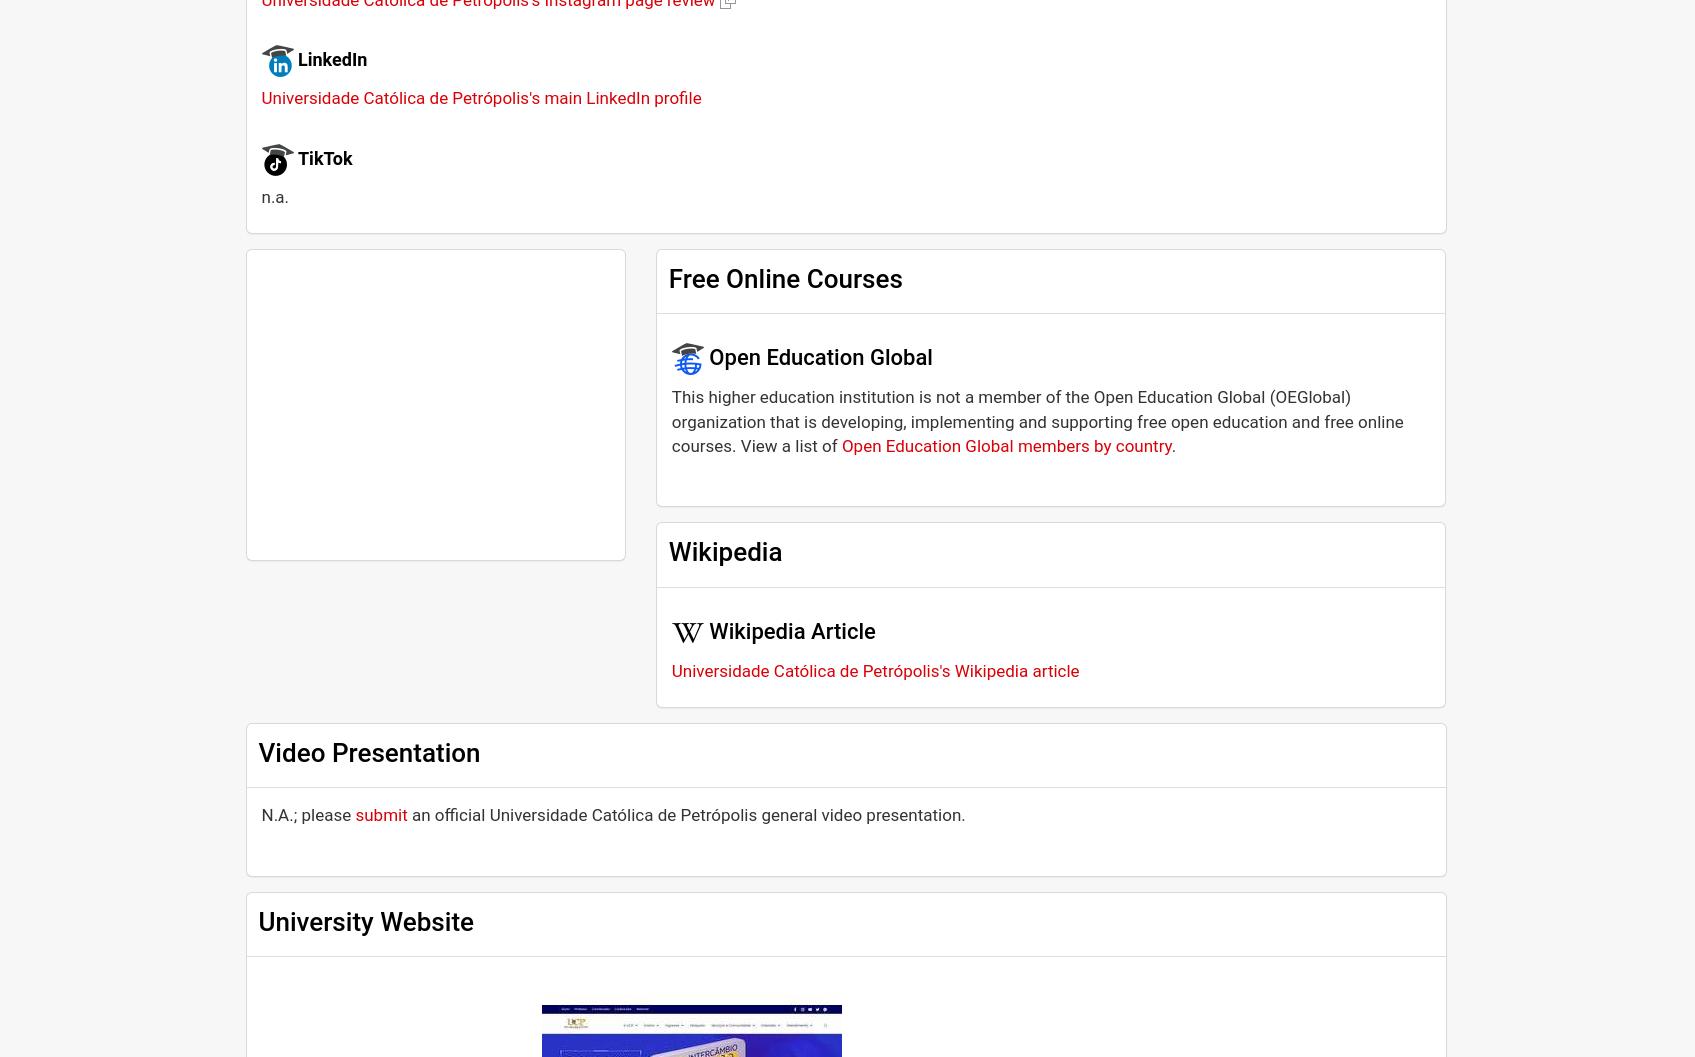 This screenshot has height=1057, width=1695. I want to click on 'Universidade Católica de Petrópolis's main LinkedIn profile', so click(261, 96).